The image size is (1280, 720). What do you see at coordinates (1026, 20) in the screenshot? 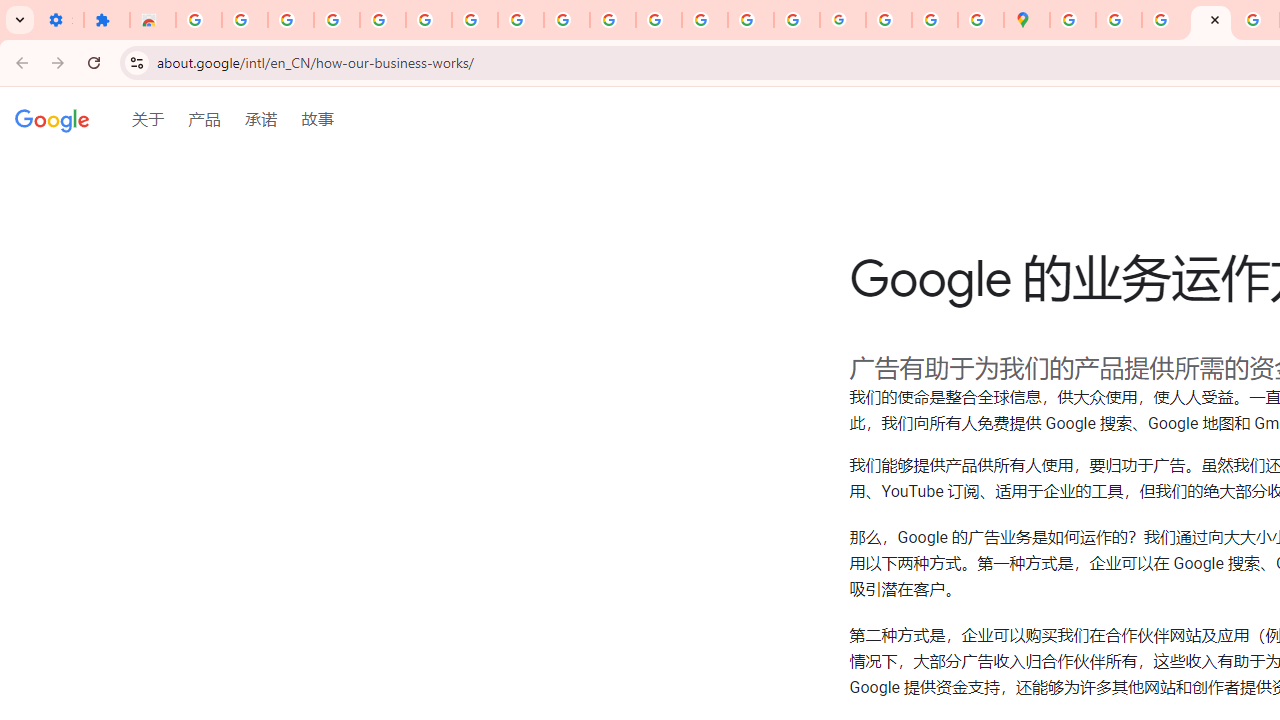
I see `'Google Maps'` at bounding box center [1026, 20].